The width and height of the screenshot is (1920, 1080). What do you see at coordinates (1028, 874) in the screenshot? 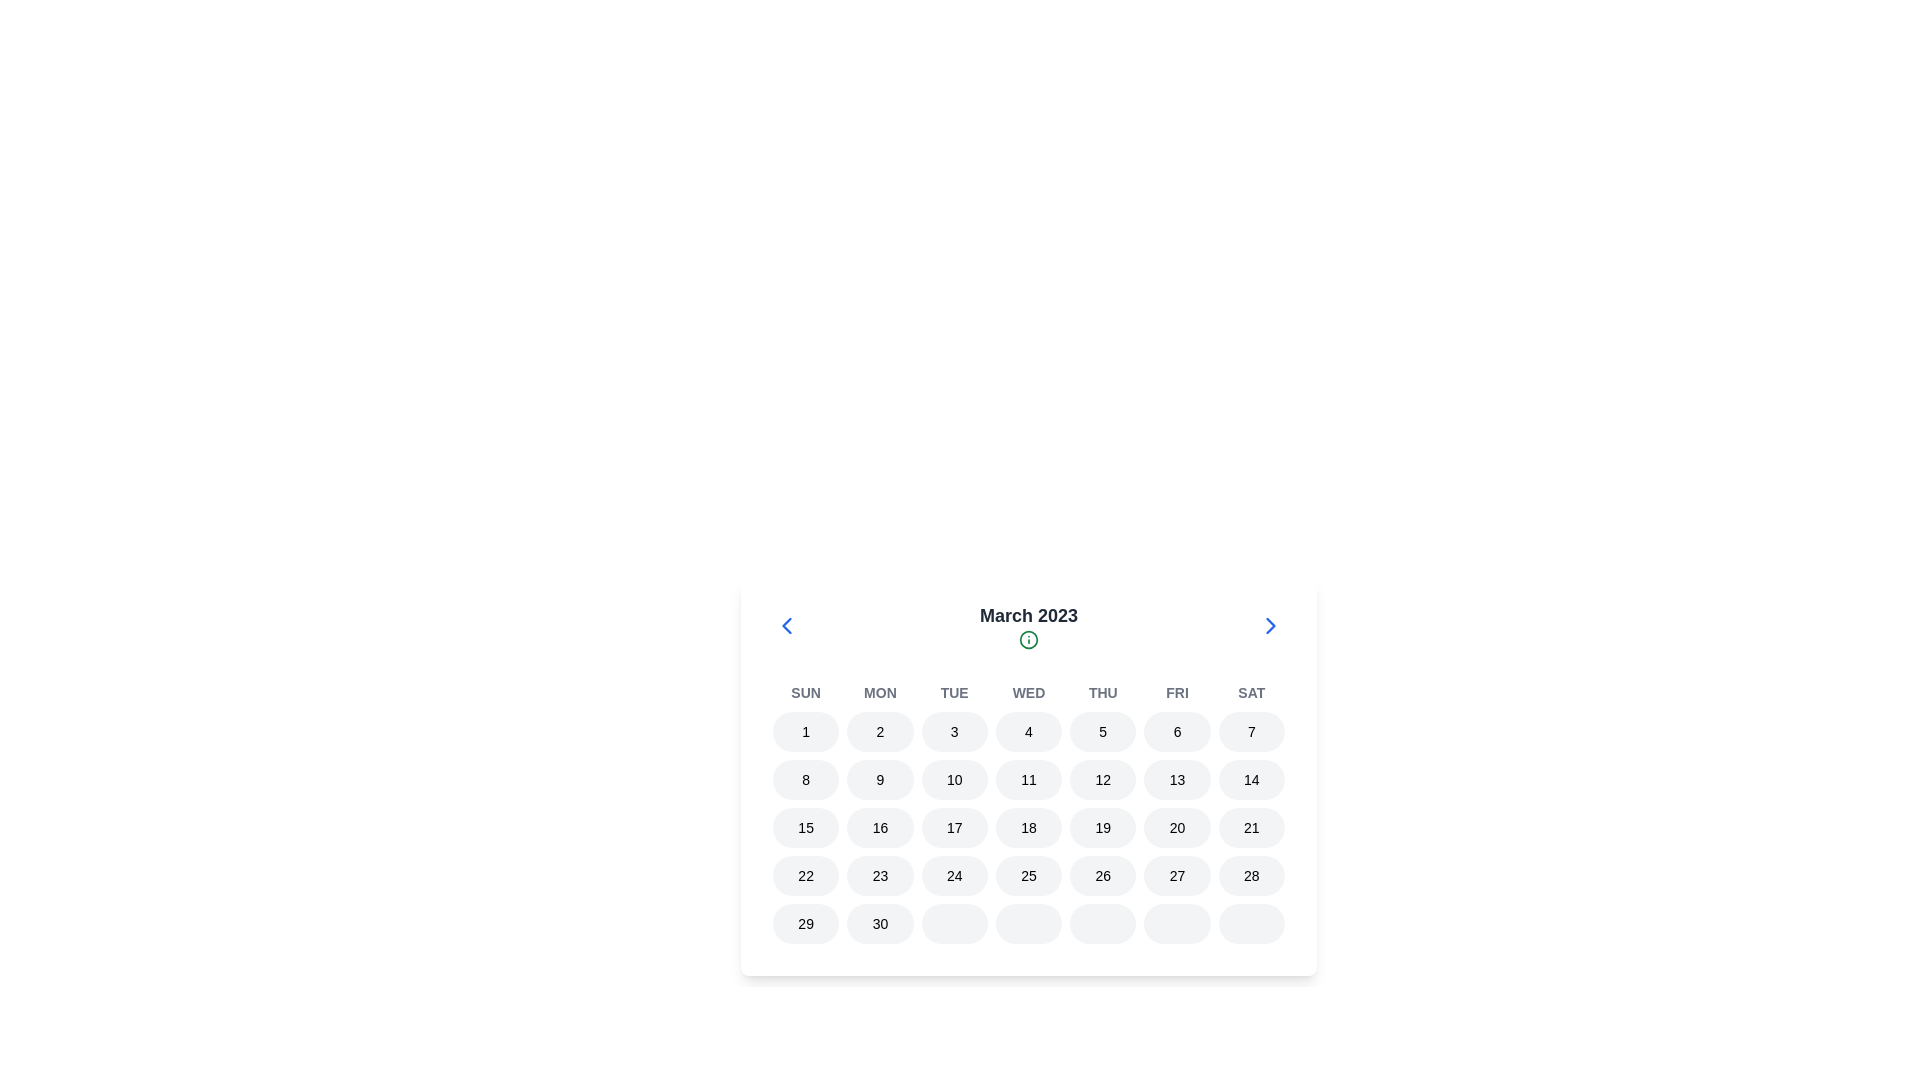
I see `the selectable date button in the calendar grid located in the fourth column of the fourth row, below the 'March 2023' header` at bounding box center [1028, 874].